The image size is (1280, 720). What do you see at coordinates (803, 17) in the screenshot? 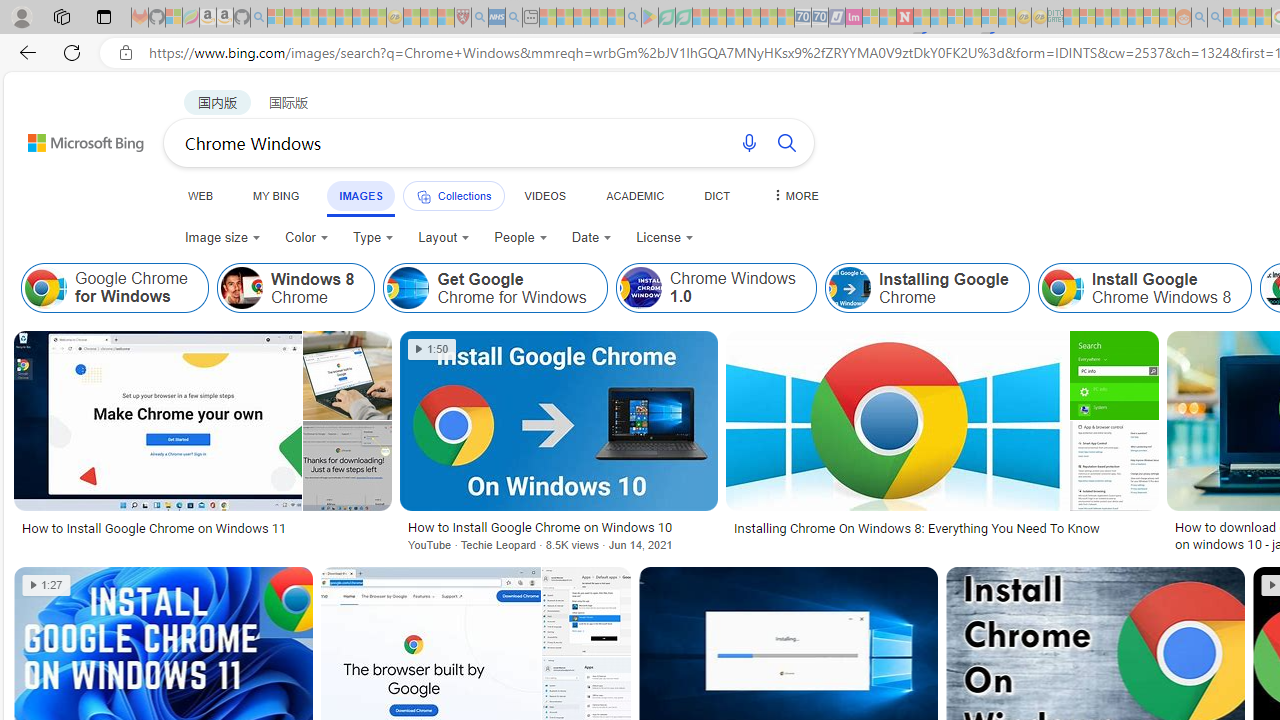
I see `'Cheap Car Rentals - Save70.com - Sleeping'` at bounding box center [803, 17].